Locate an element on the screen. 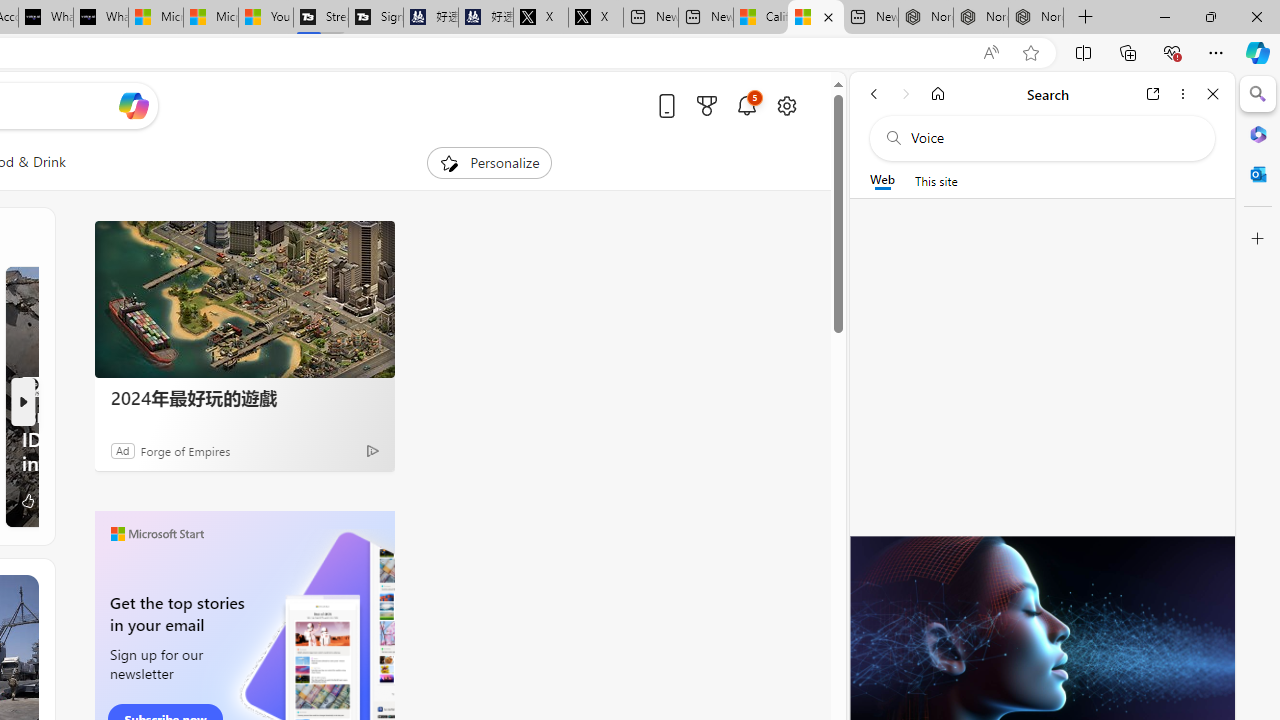  'Open settings' is located at coordinates (785, 105).